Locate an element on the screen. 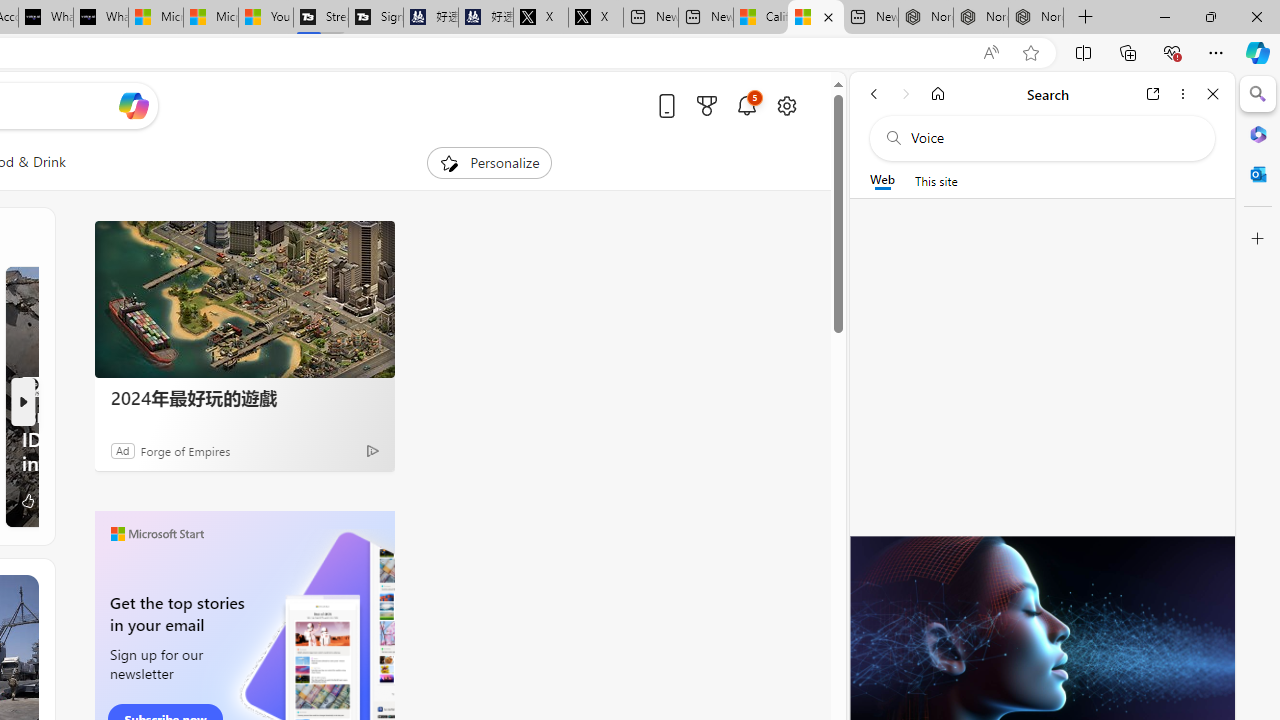  'Open settings' is located at coordinates (785, 105).